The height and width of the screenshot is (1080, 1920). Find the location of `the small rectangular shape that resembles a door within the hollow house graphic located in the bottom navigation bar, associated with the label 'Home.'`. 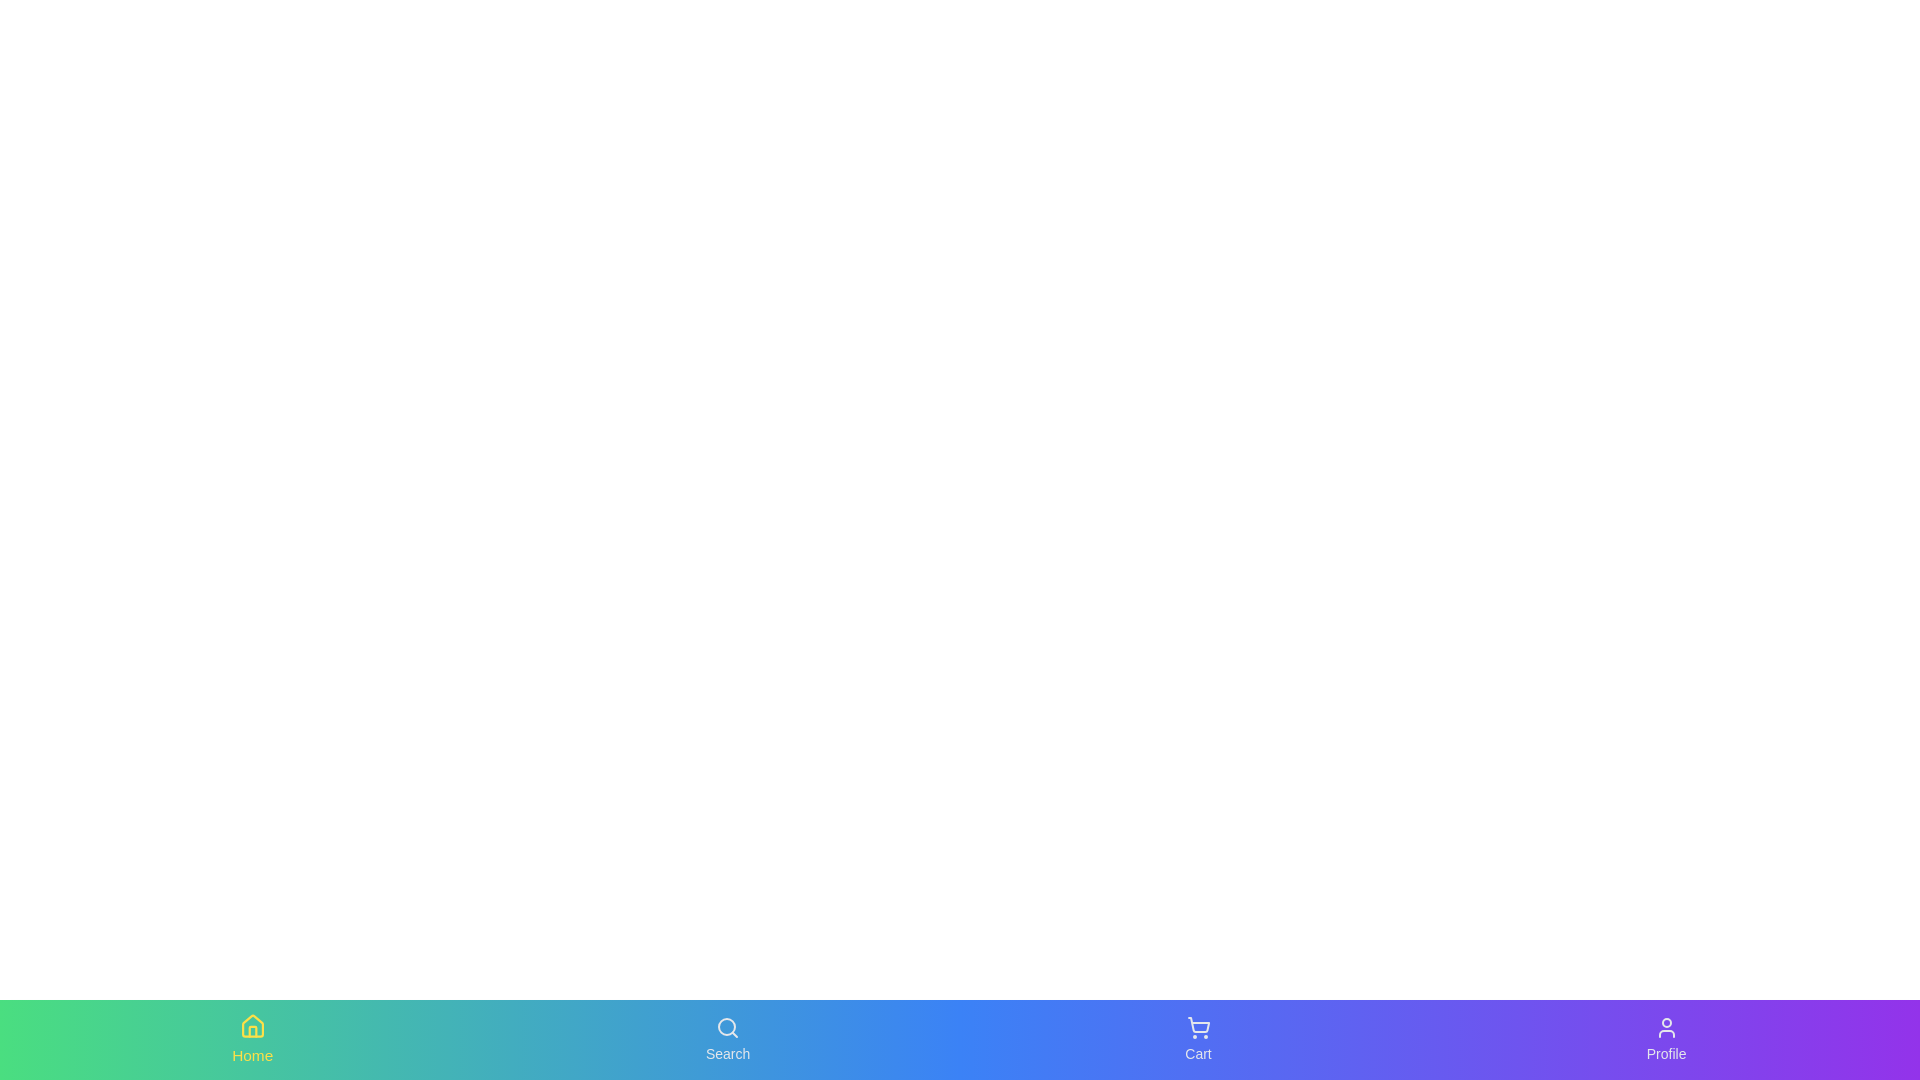

the small rectangular shape that resembles a door within the hollow house graphic located in the bottom navigation bar, associated with the label 'Home.' is located at coordinates (251, 1031).